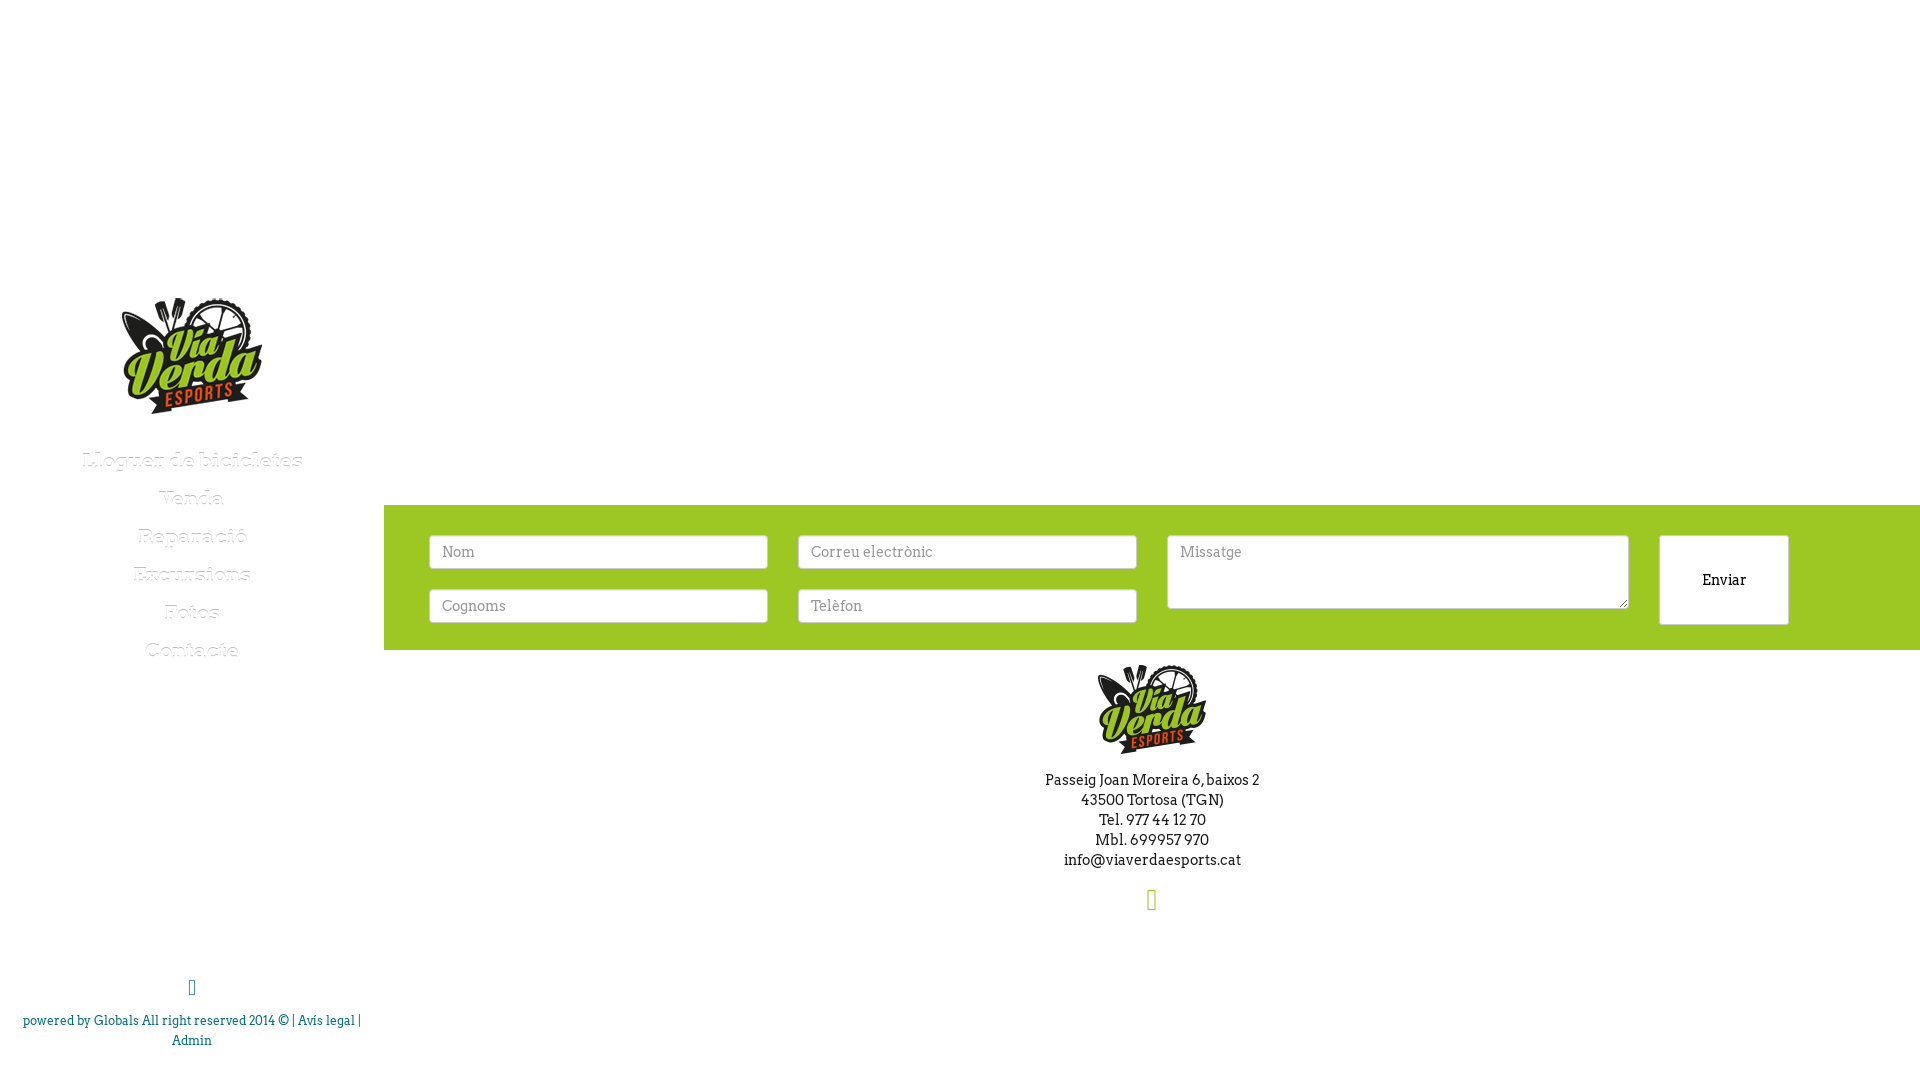 The width and height of the screenshot is (1920, 1080). Describe the element at coordinates (115, 1020) in the screenshot. I see `'Globals'` at that location.